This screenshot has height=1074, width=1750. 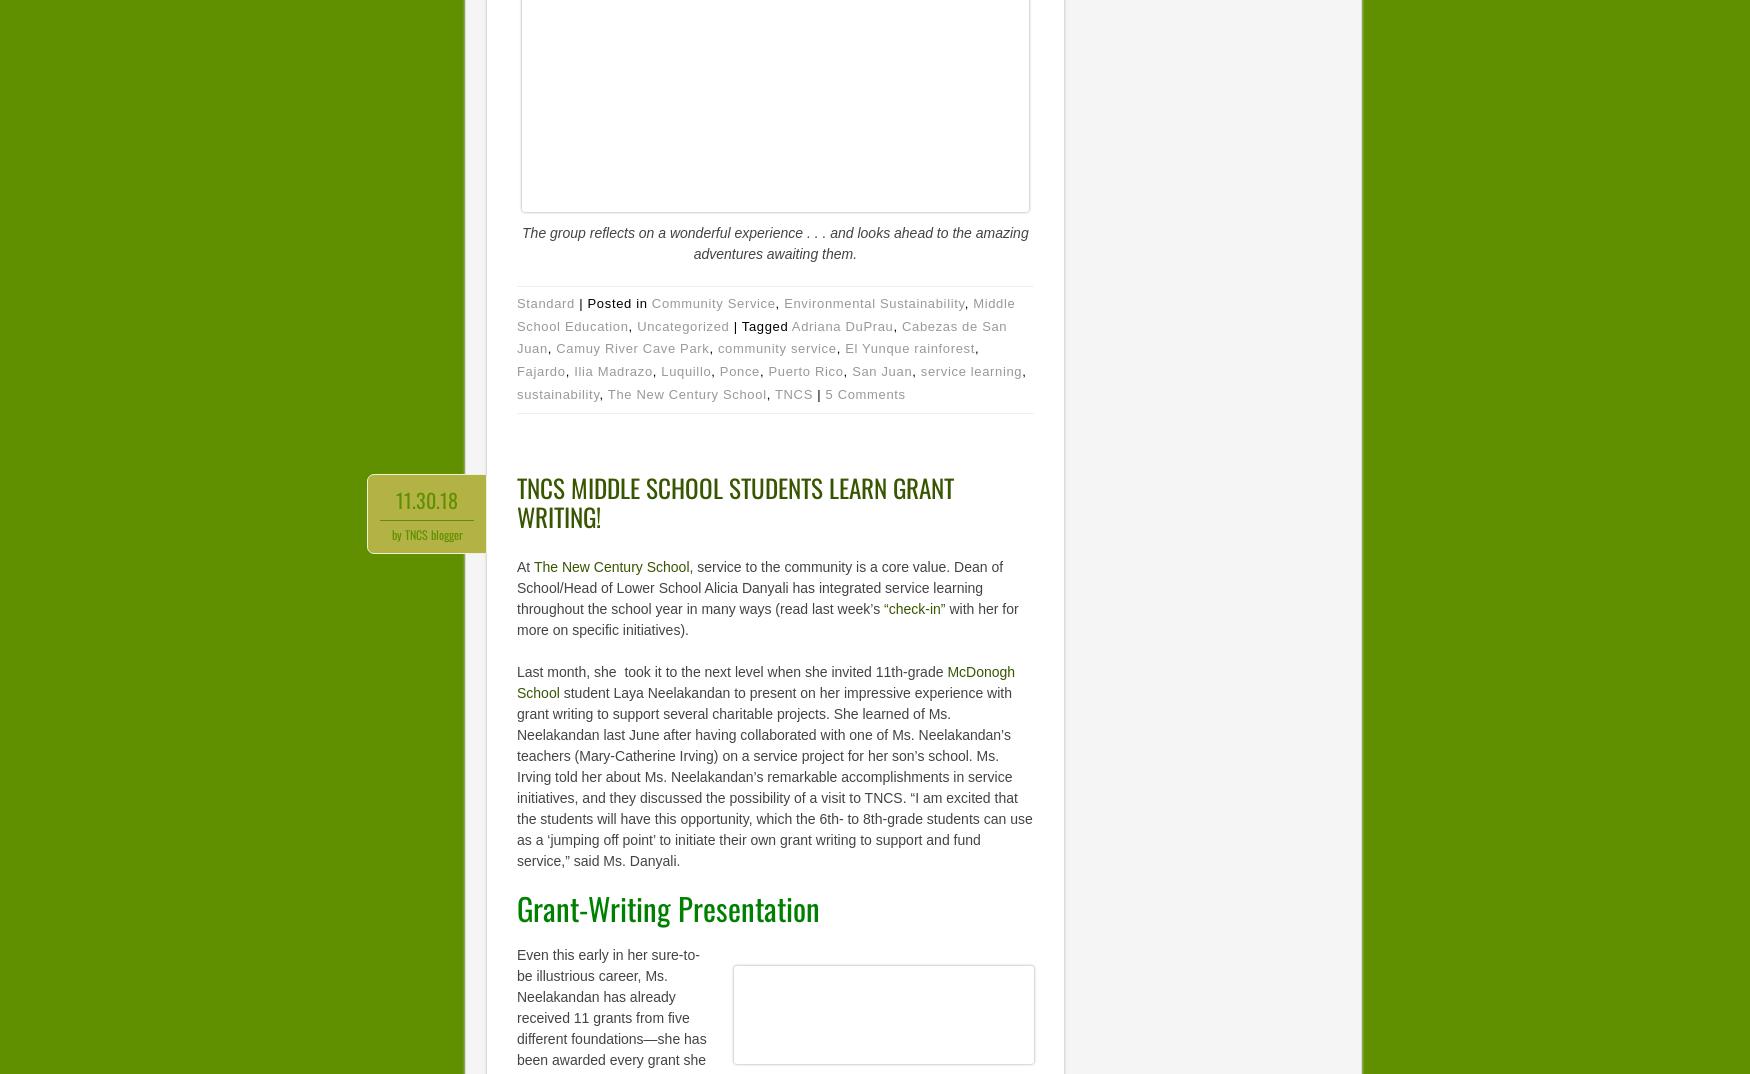 I want to click on 'Camuy River Cave Park', so click(x=631, y=347).